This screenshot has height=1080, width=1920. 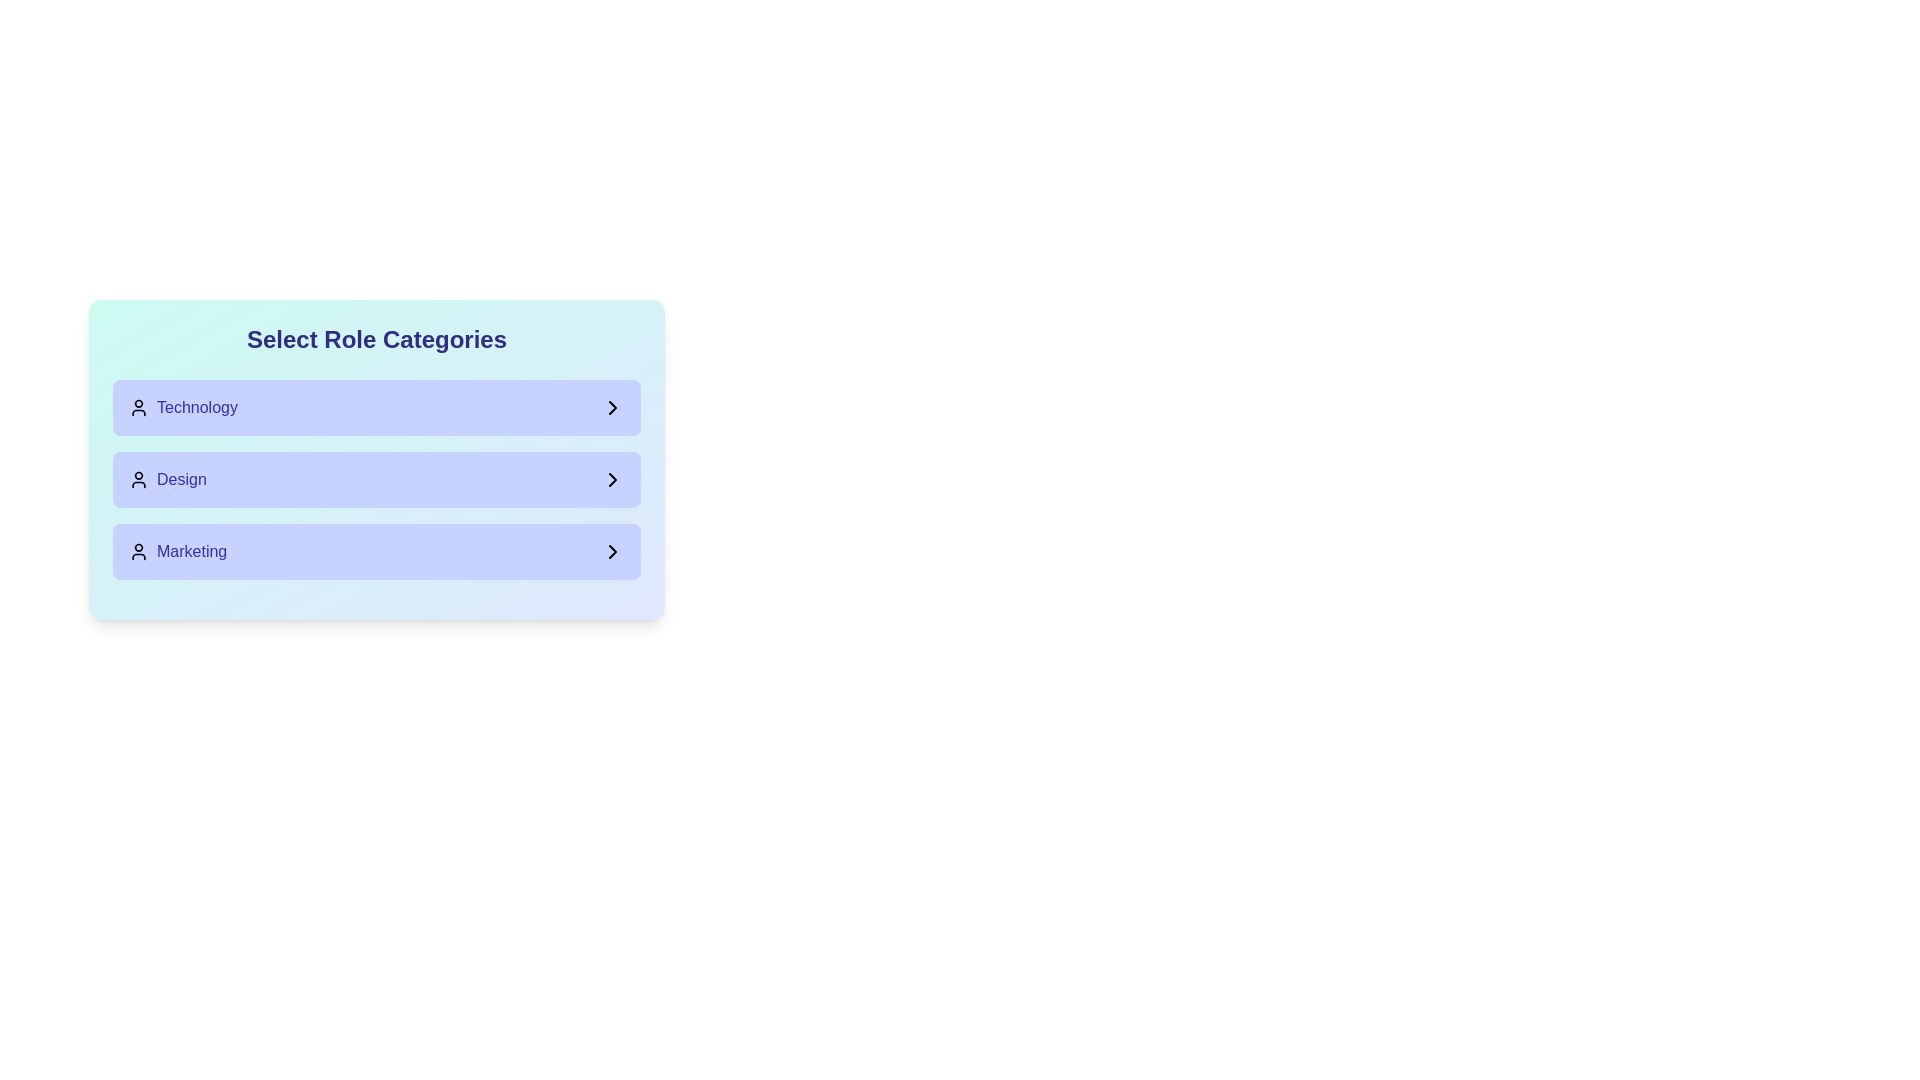 What do you see at coordinates (138, 479) in the screenshot?
I see `the user silhouette icon located in the 'Design' category, which is positioned to the left of the 'Design' label text` at bounding box center [138, 479].